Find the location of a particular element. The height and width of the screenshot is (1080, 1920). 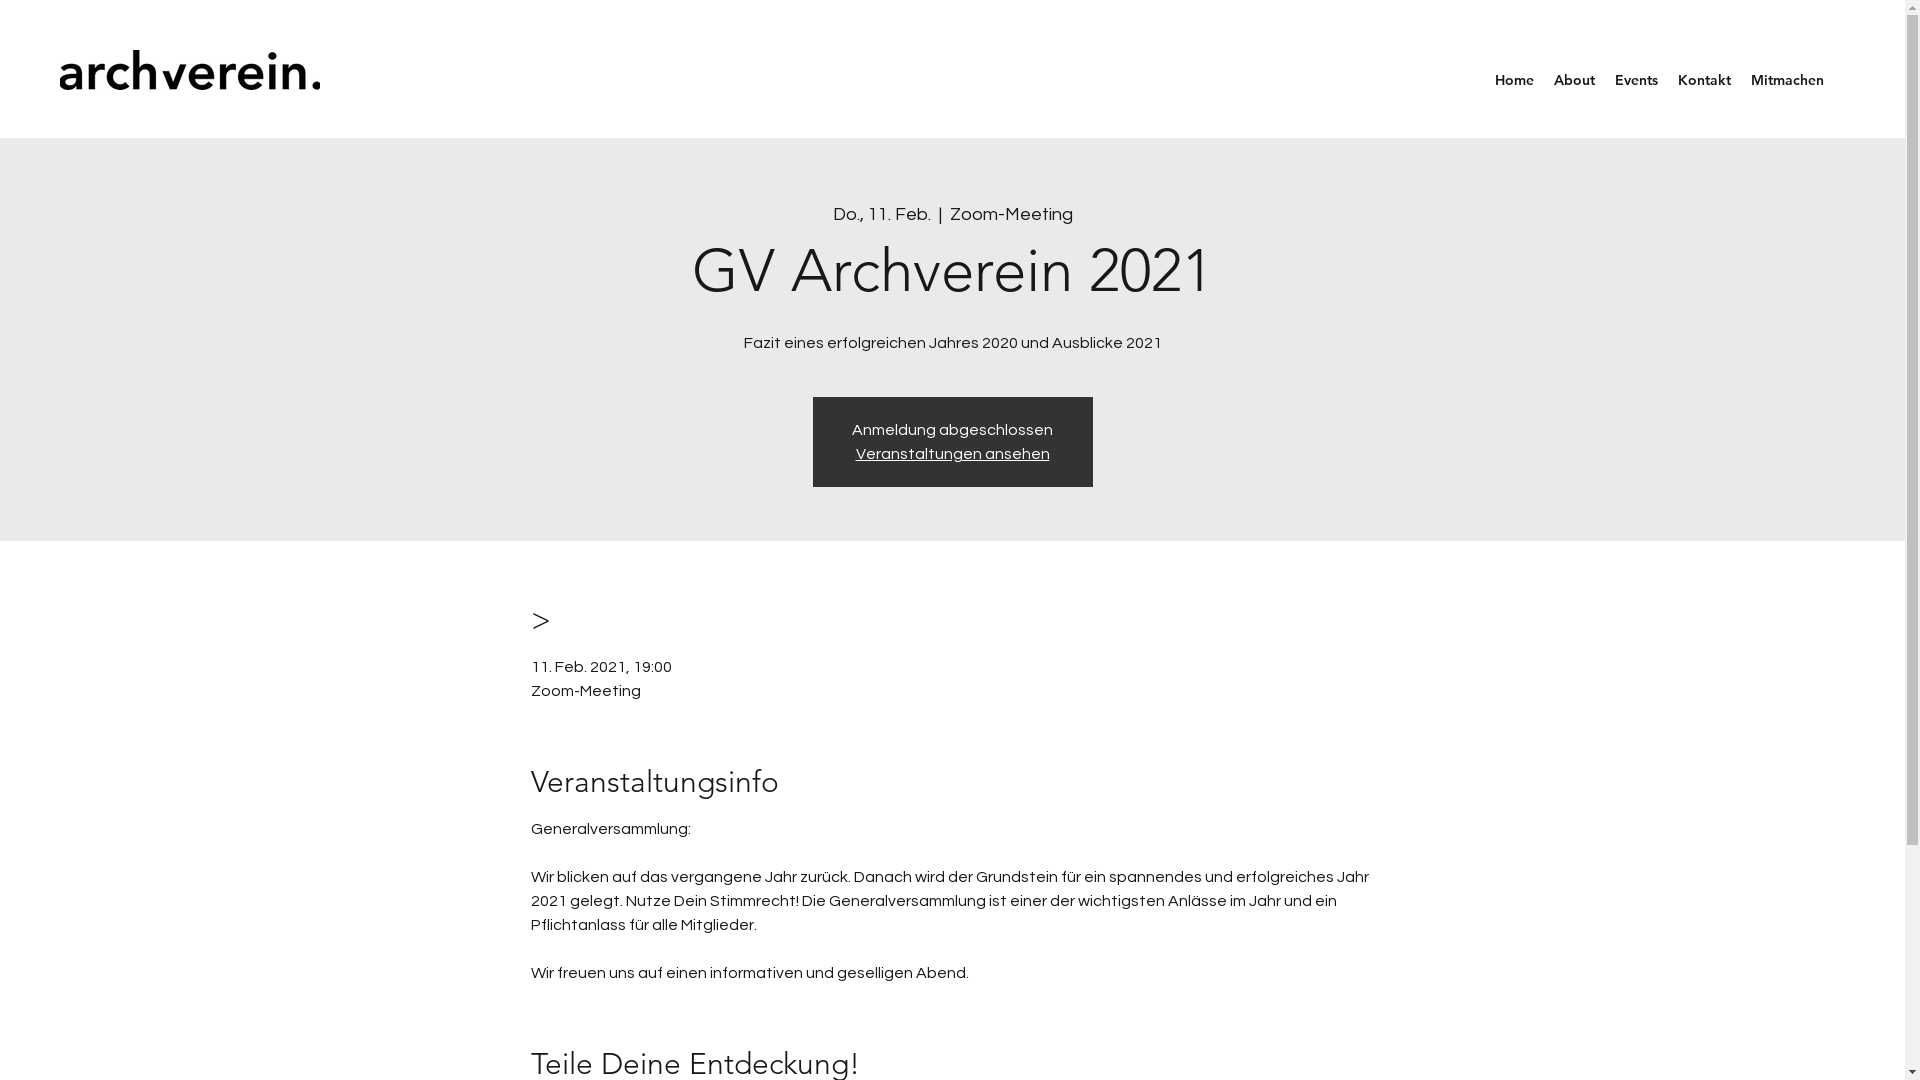

'About' is located at coordinates (1573, 79).